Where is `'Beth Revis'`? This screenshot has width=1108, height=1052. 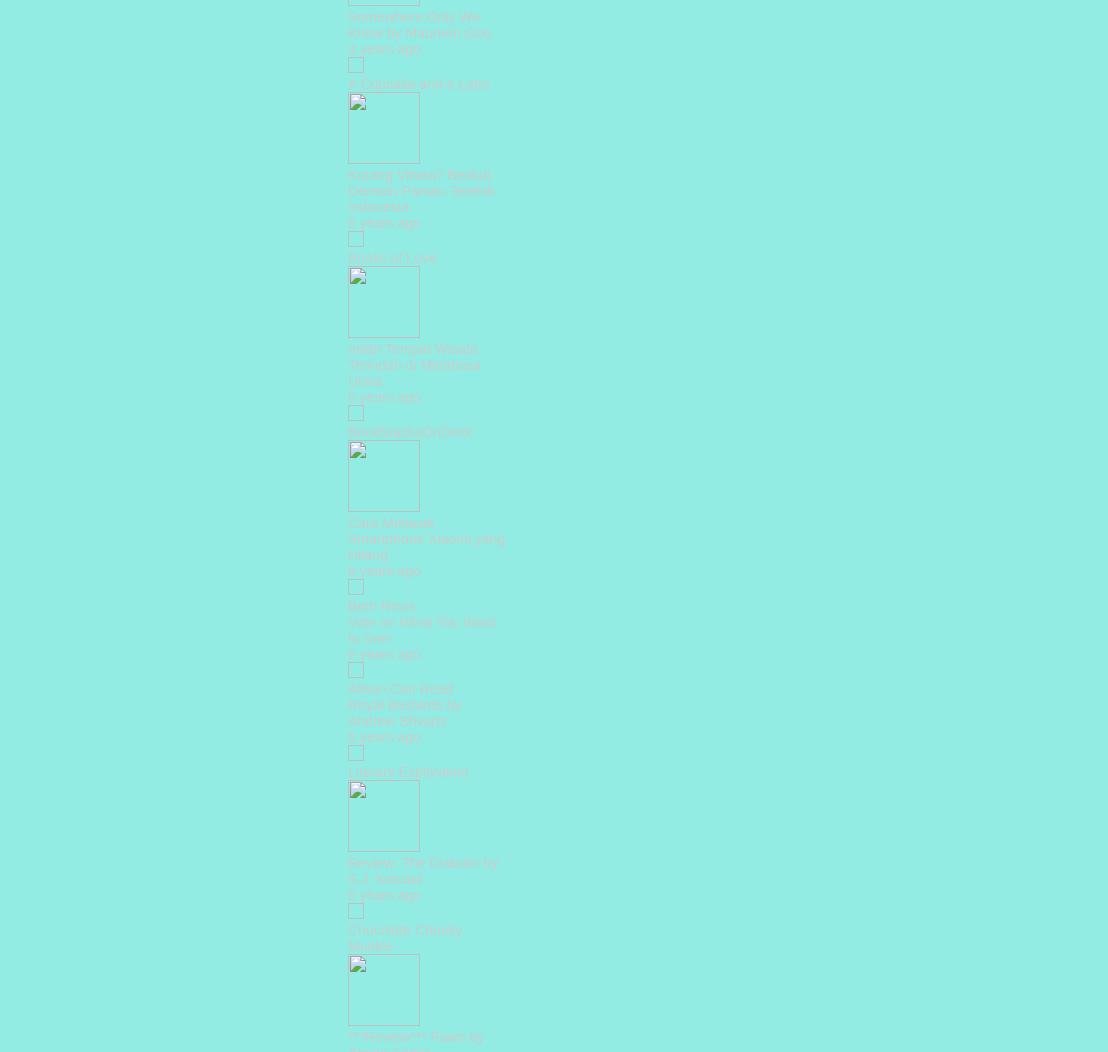 'Beth Revis' is located at coordinates (347, 604).